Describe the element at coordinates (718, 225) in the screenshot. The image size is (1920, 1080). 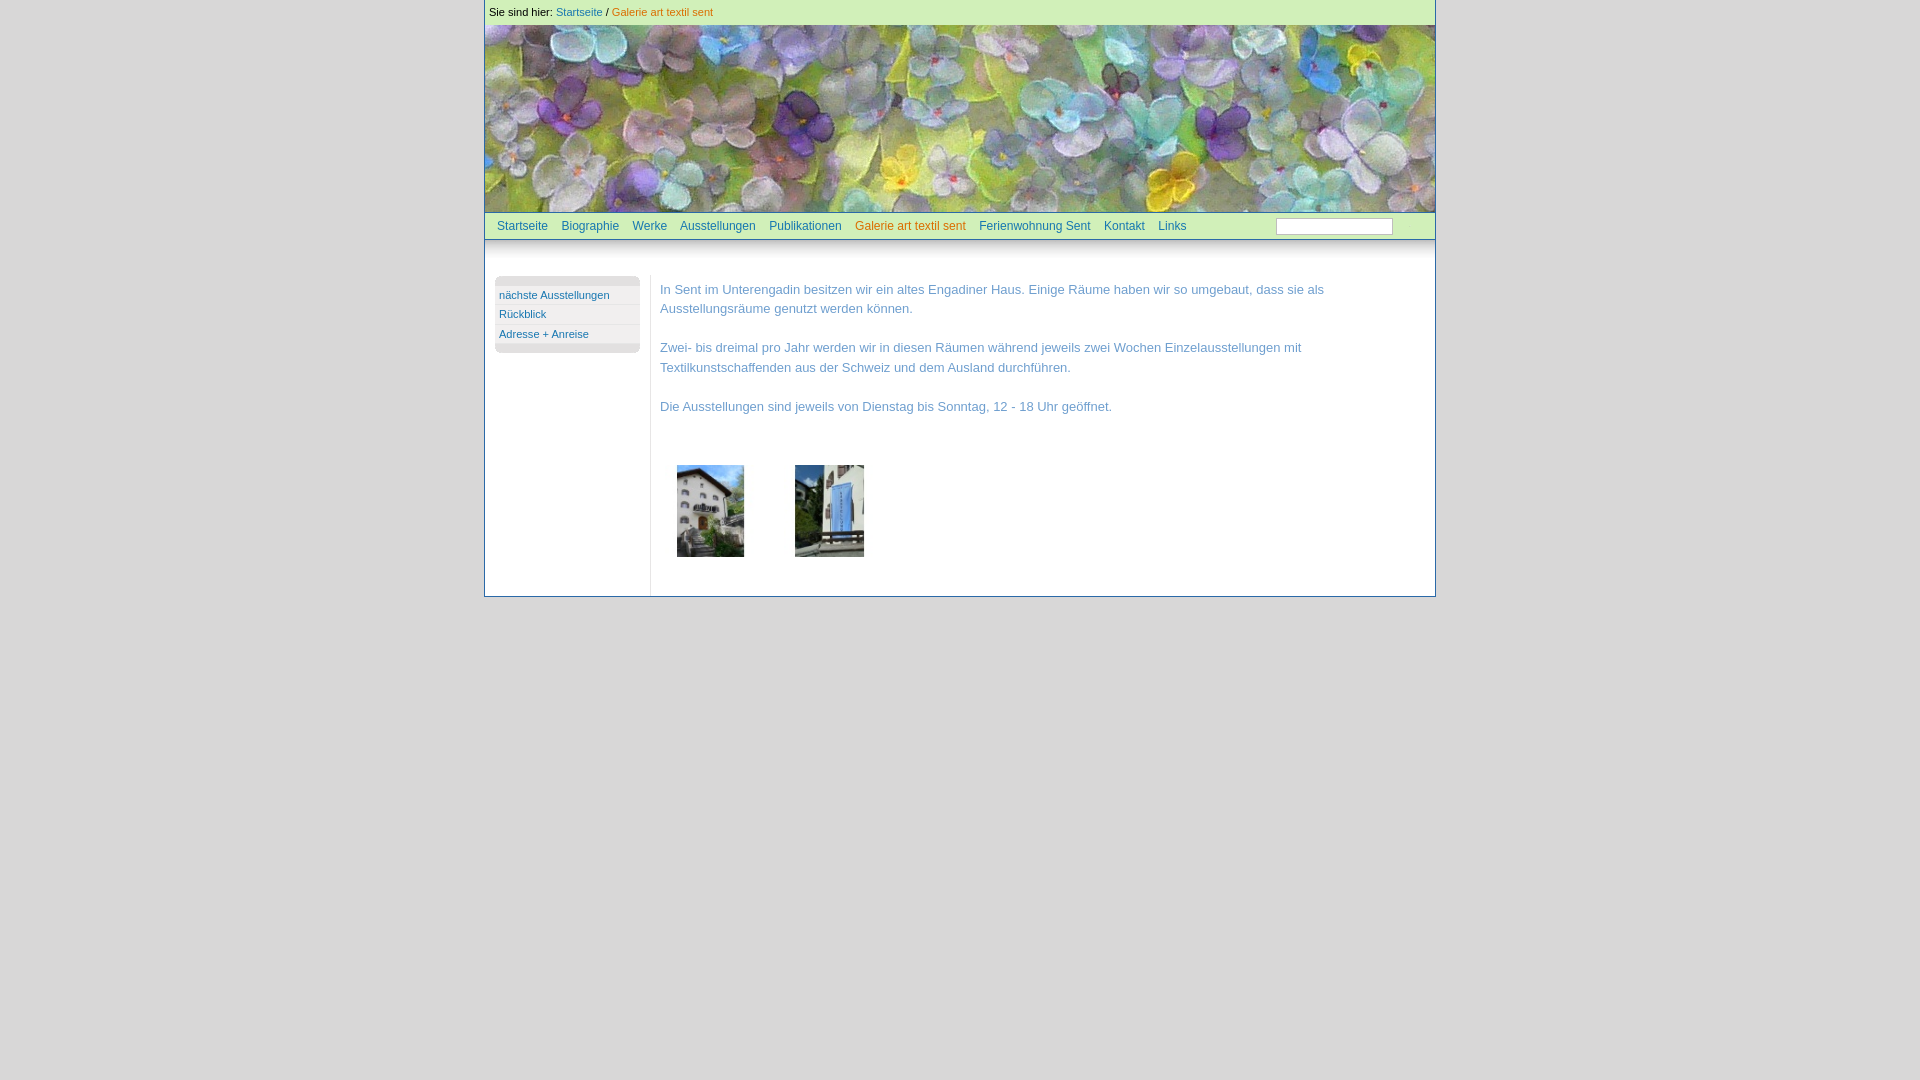
I see `'Ausstellungen'` at that location.